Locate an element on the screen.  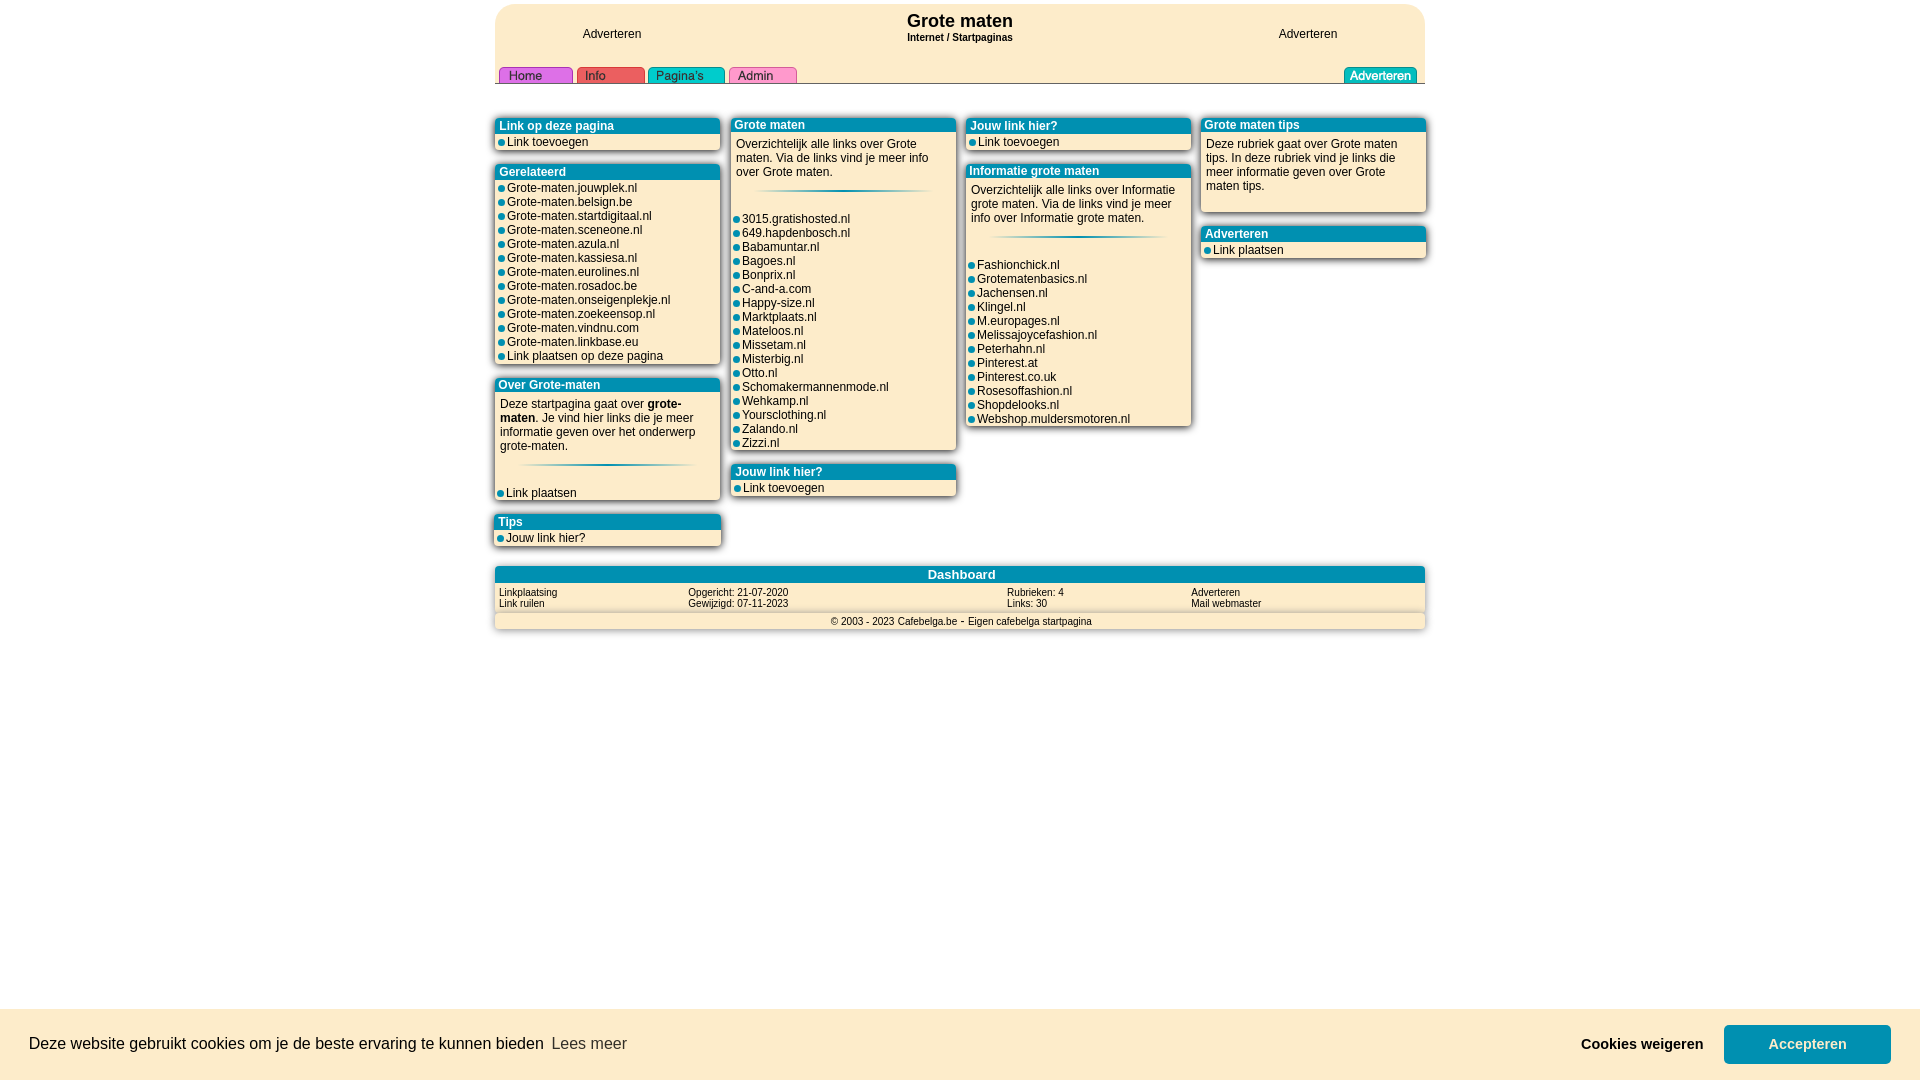
'Cookies weigeren' is located at coordinates (1642, 1043).